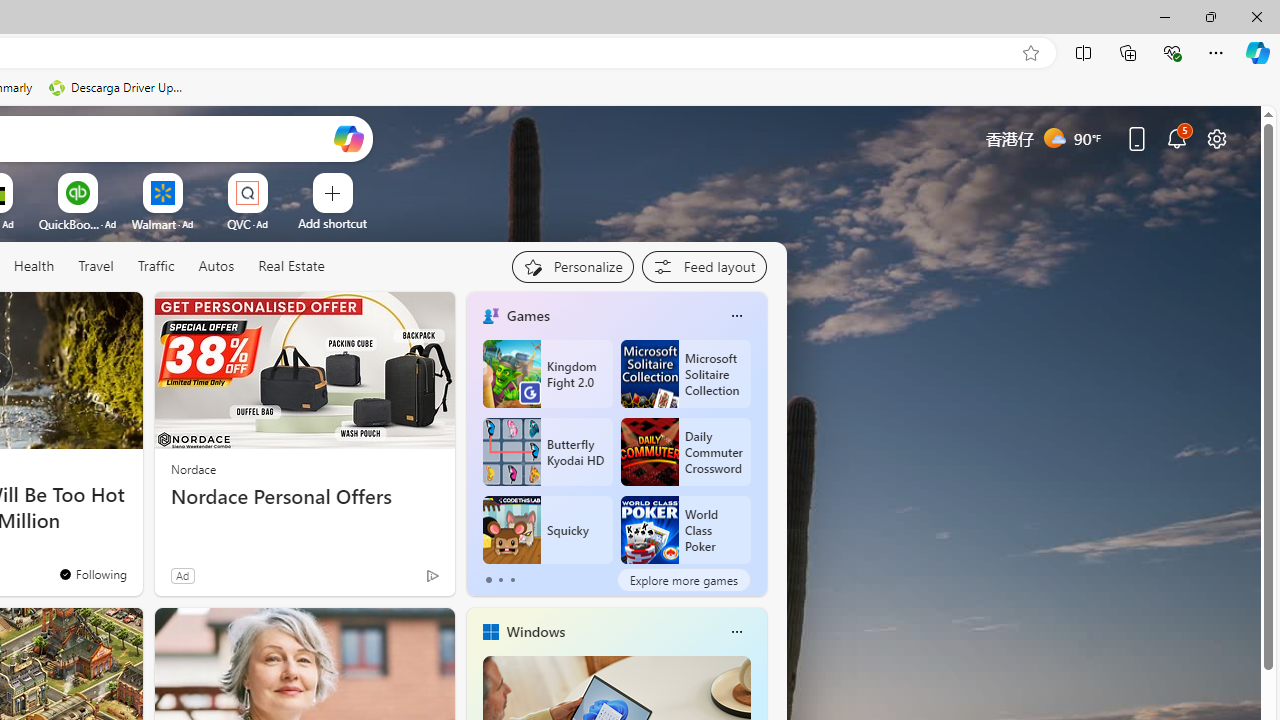 The height and width of the screenshot is (720, 1280). Describe the element at coordinates (735, 632) in the screenshot. I see `'Class: icon-img'` at that location.